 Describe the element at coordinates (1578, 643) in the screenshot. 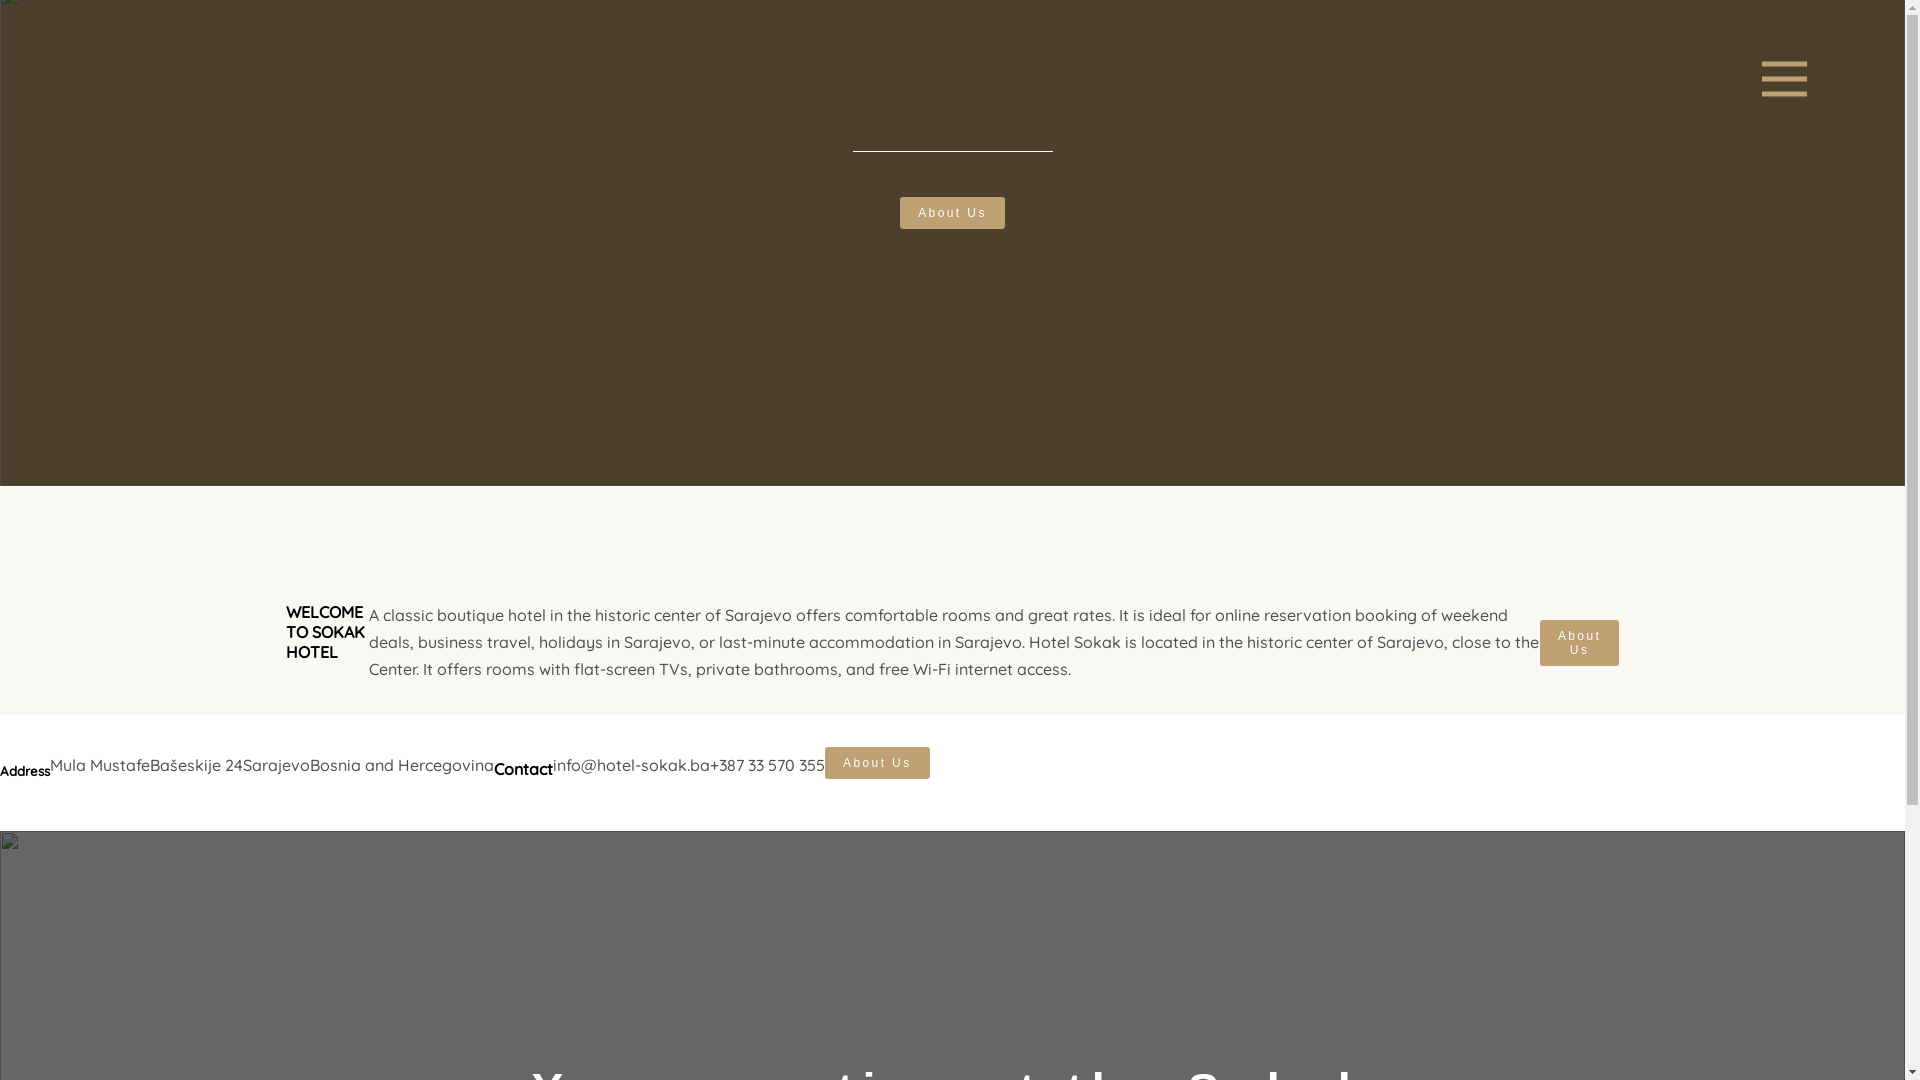

I see `'About Us'` at that location.